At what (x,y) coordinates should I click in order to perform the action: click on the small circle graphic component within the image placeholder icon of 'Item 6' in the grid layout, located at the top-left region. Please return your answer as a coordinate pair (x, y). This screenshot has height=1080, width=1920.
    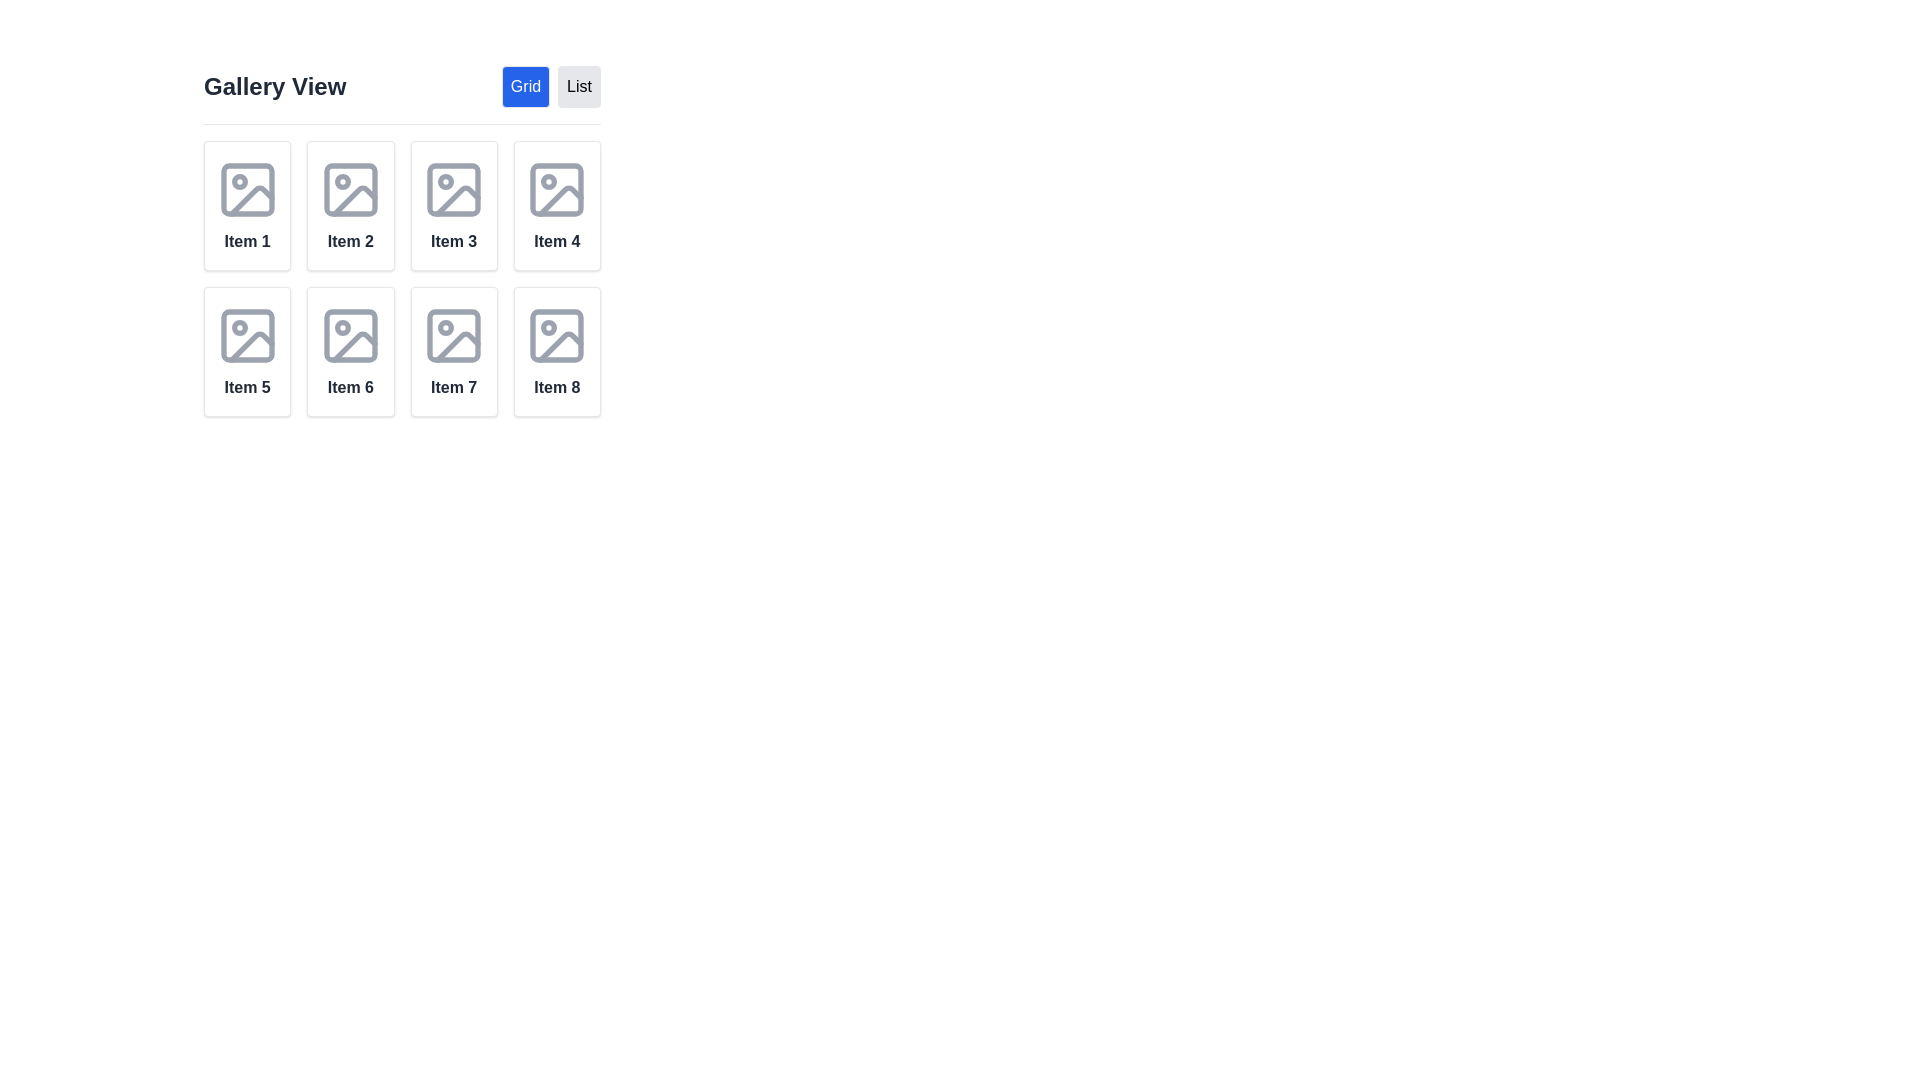
    Looking at the image, I should click on (342, 326).